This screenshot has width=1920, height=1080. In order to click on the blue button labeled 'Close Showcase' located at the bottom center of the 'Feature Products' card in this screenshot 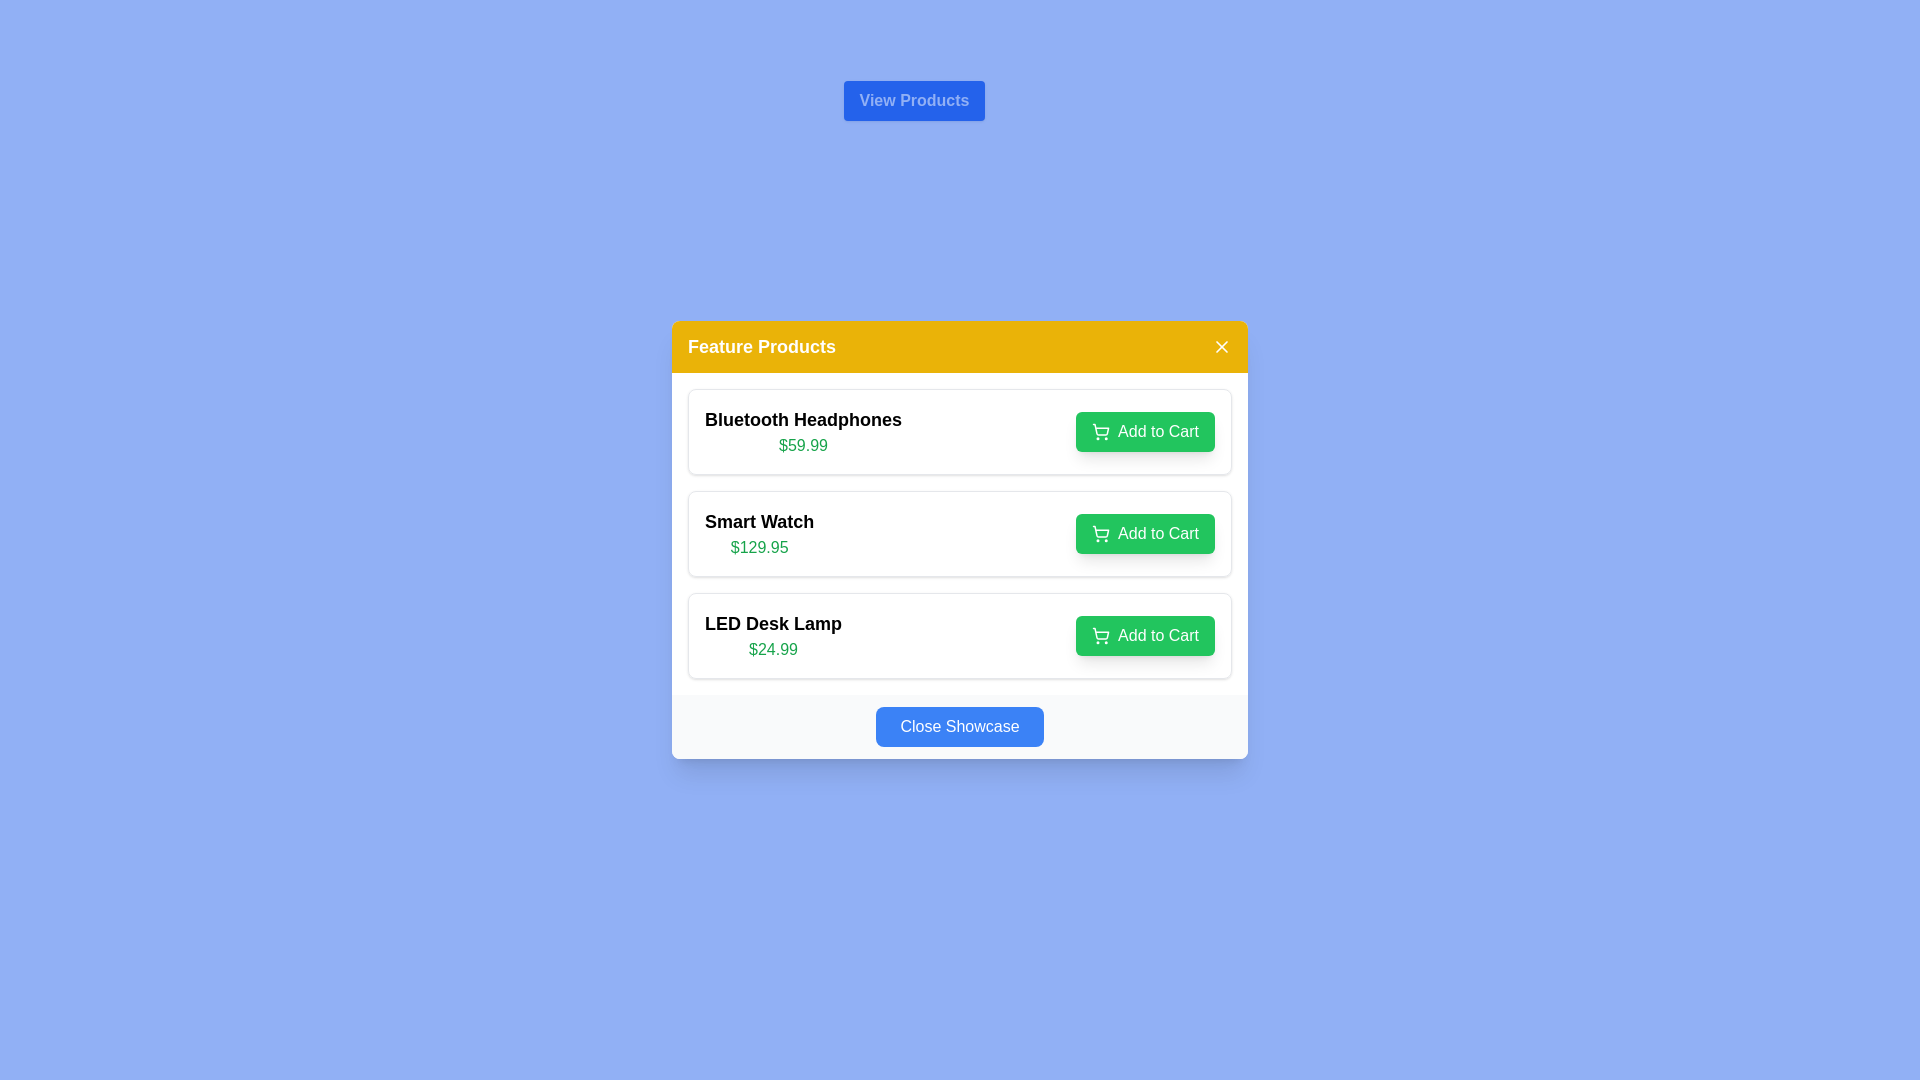, I will do `click(960, 726)`.